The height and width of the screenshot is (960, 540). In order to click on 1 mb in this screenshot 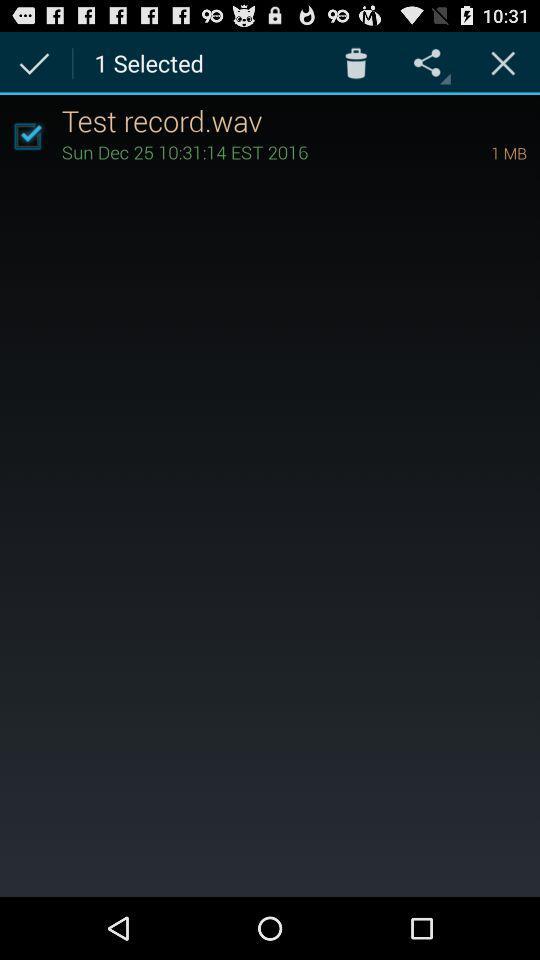, I will do `click(480, 151)`.